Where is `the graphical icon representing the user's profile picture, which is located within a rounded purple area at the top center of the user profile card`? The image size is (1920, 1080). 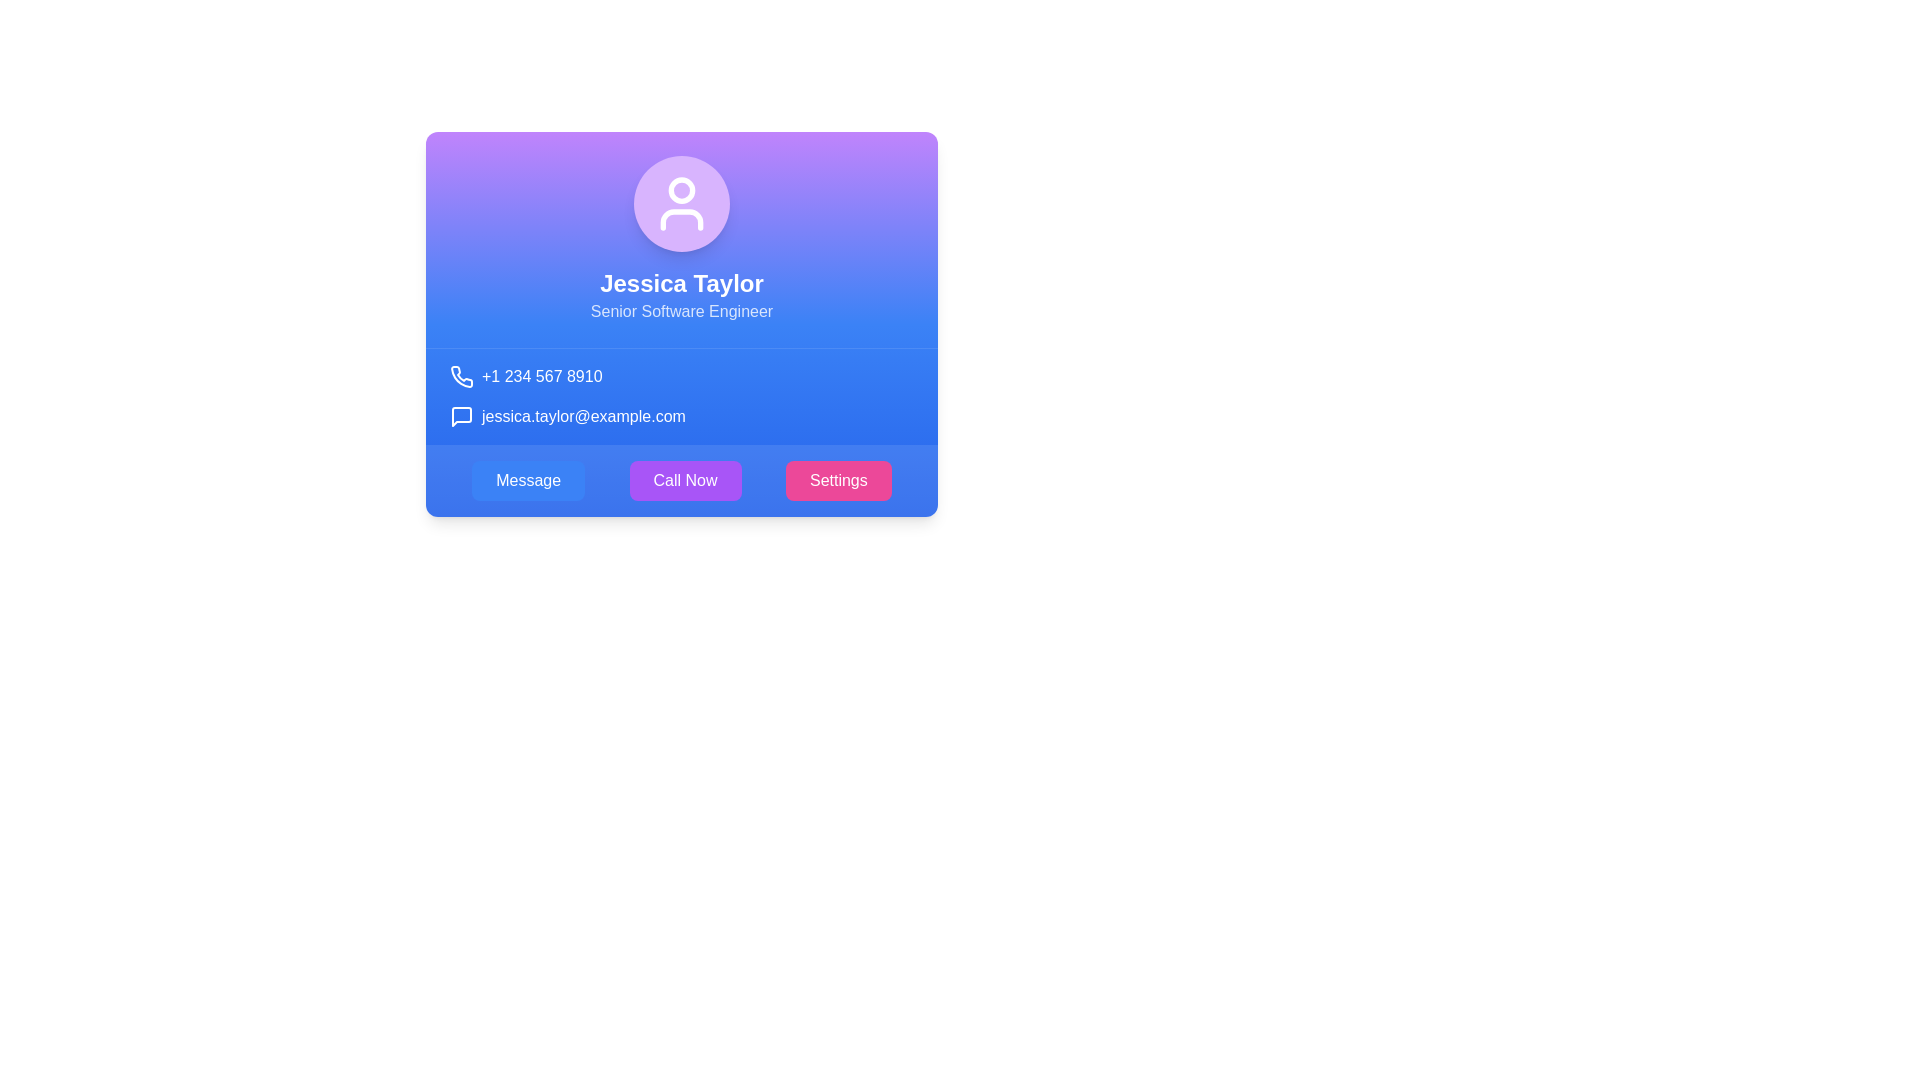 the graphical icon representing the user's profile picture, which is located within a rounded purple area at the top center of the user profile card is located at coordinates (681, 189).